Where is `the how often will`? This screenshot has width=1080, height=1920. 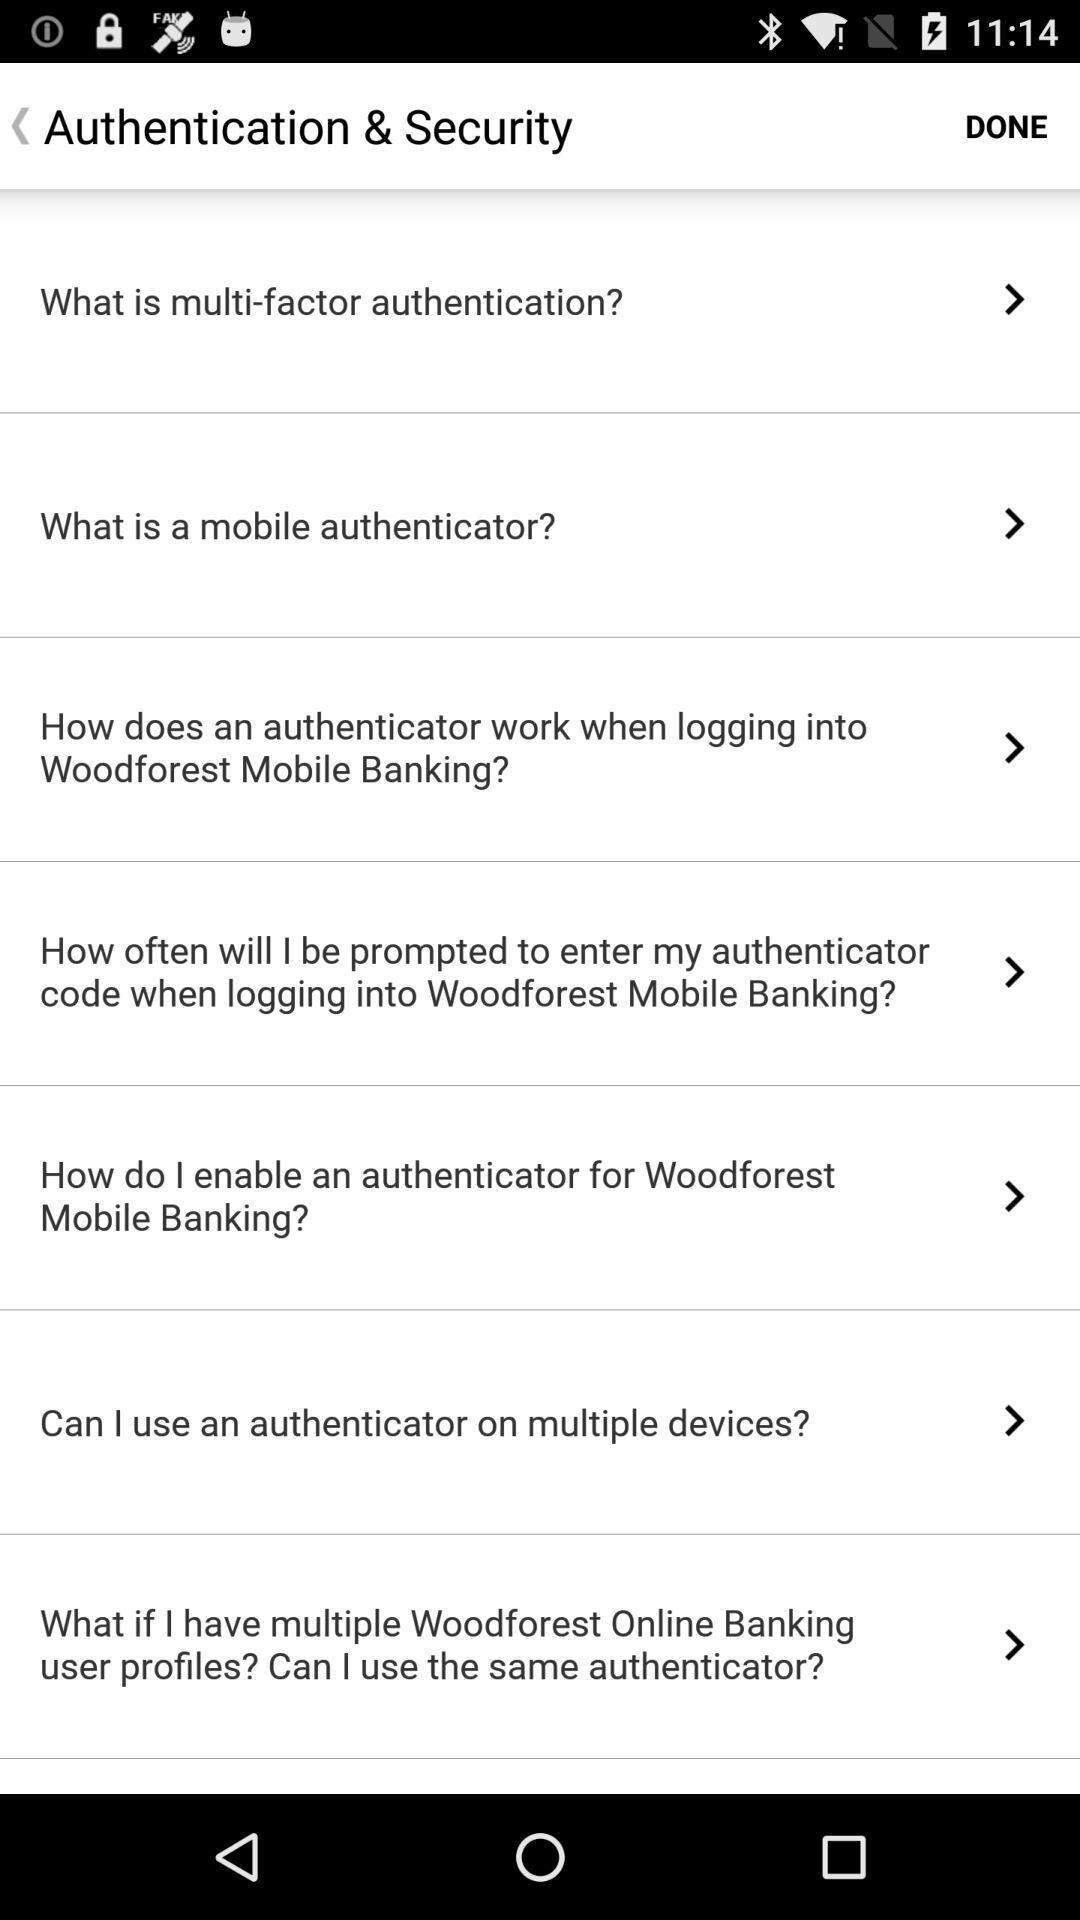 the how often will is located at coordinates (486, 970).